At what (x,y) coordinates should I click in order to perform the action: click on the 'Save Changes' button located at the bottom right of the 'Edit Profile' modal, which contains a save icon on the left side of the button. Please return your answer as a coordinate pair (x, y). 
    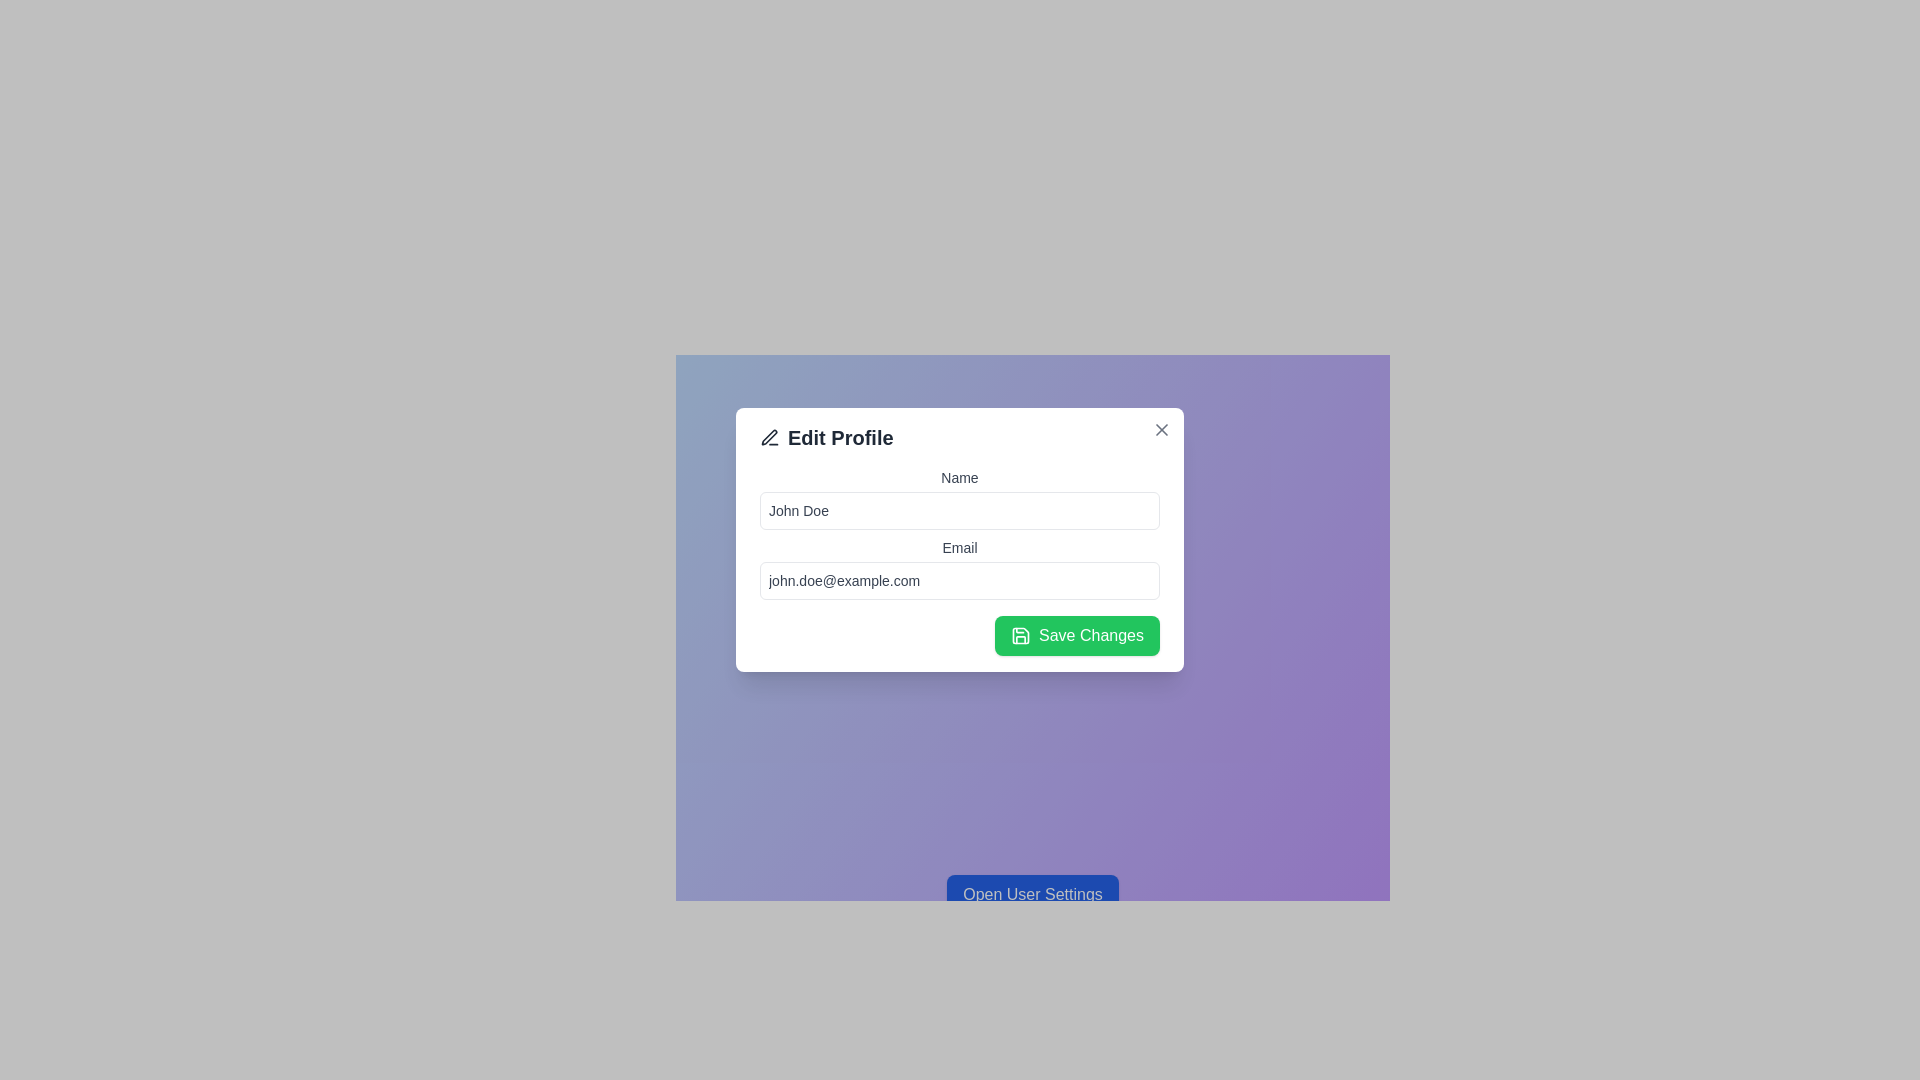
    Looking at the image, I should click on (1021, 636).